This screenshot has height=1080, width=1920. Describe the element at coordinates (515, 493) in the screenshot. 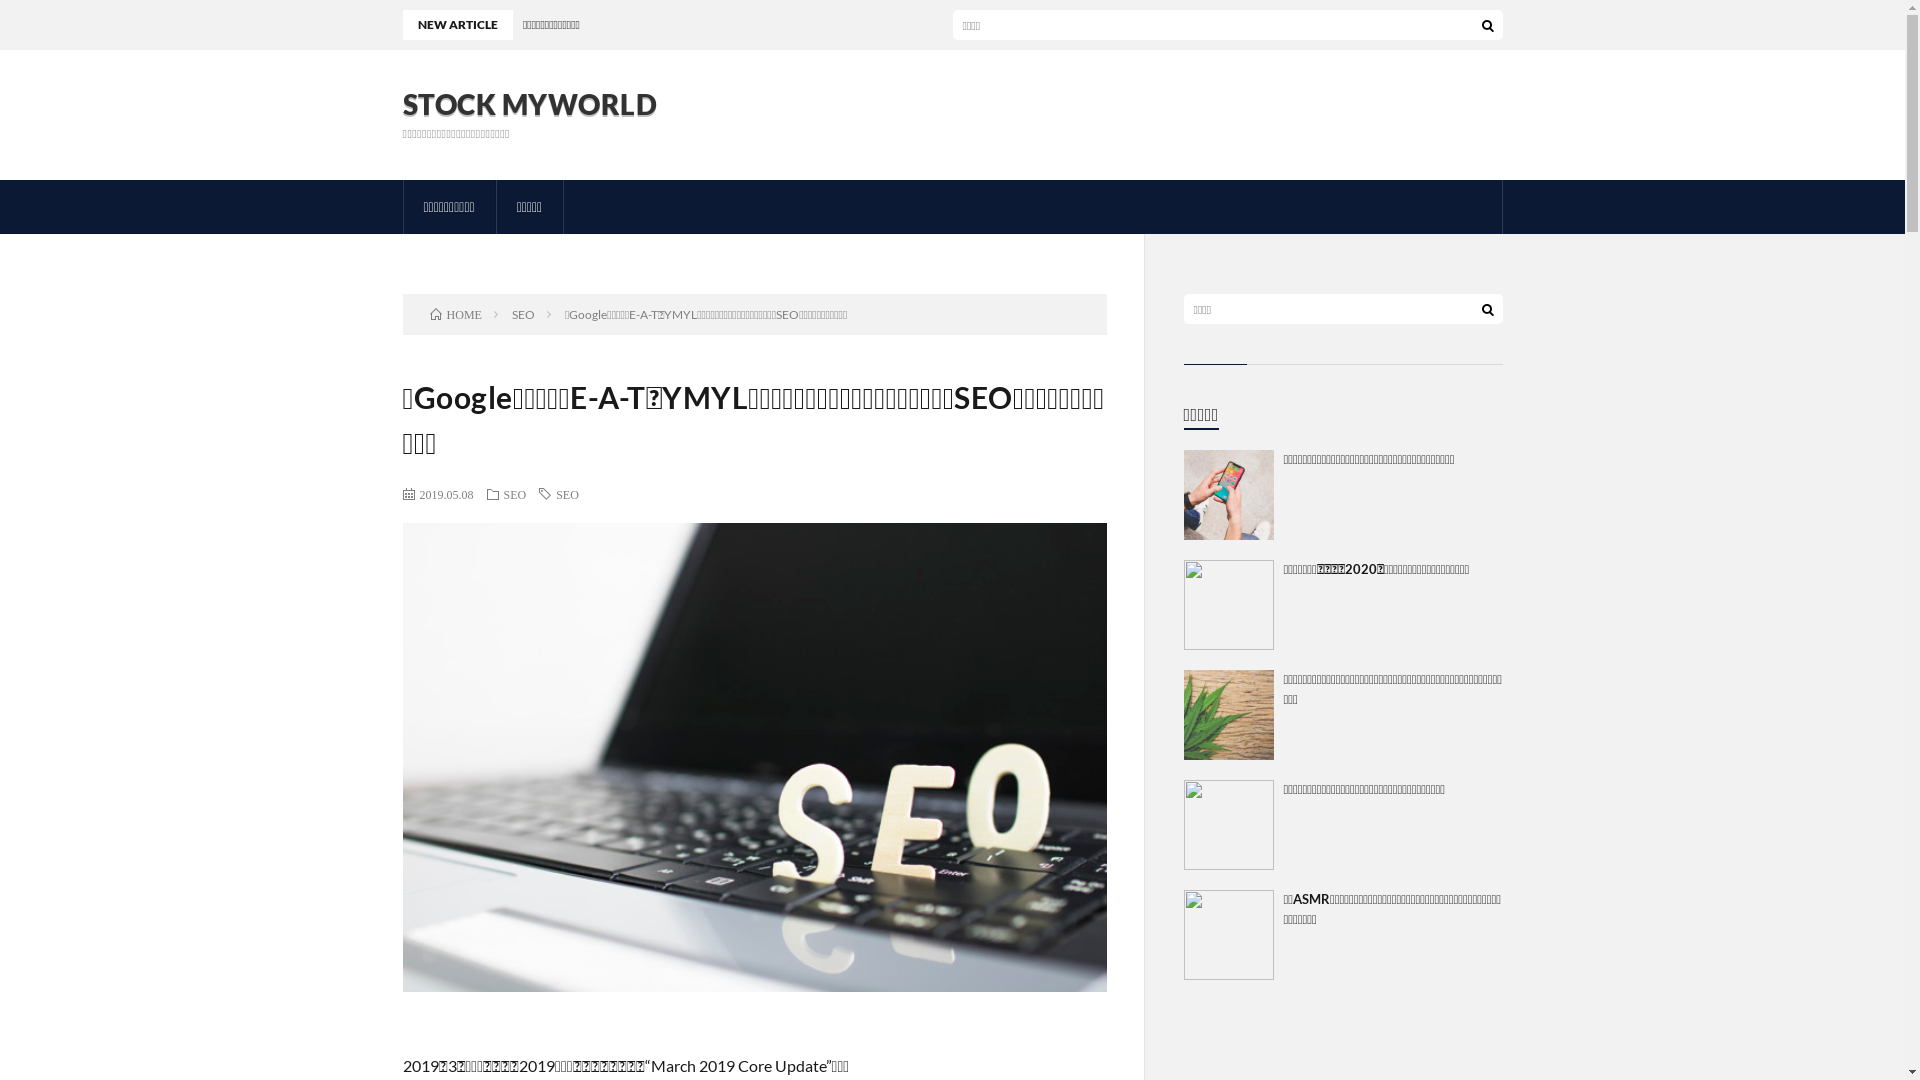

I see `'SEO'` at that location.